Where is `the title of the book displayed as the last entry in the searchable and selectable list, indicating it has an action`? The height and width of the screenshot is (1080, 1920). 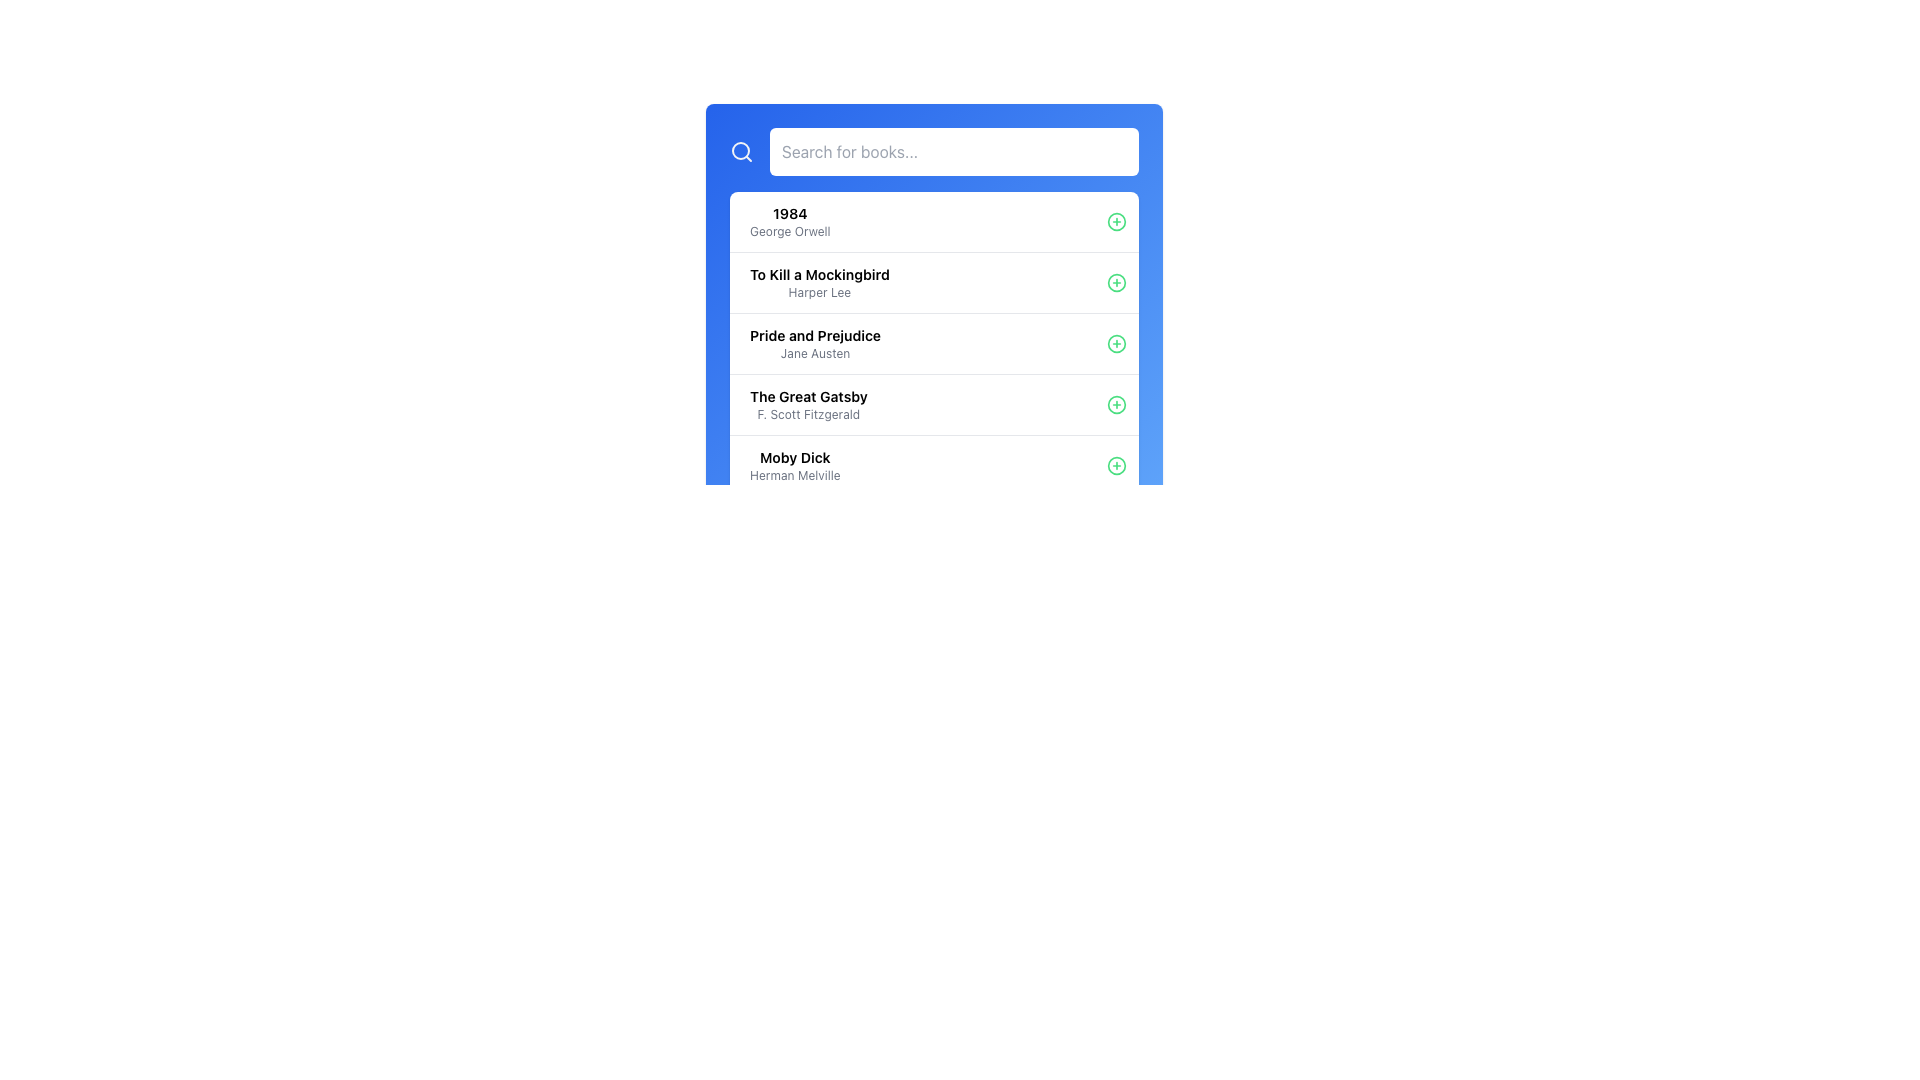 the title of the book displayed as the last entry in the searchable and selectable list, indicating it has an action is located at coordinates (794, 458).